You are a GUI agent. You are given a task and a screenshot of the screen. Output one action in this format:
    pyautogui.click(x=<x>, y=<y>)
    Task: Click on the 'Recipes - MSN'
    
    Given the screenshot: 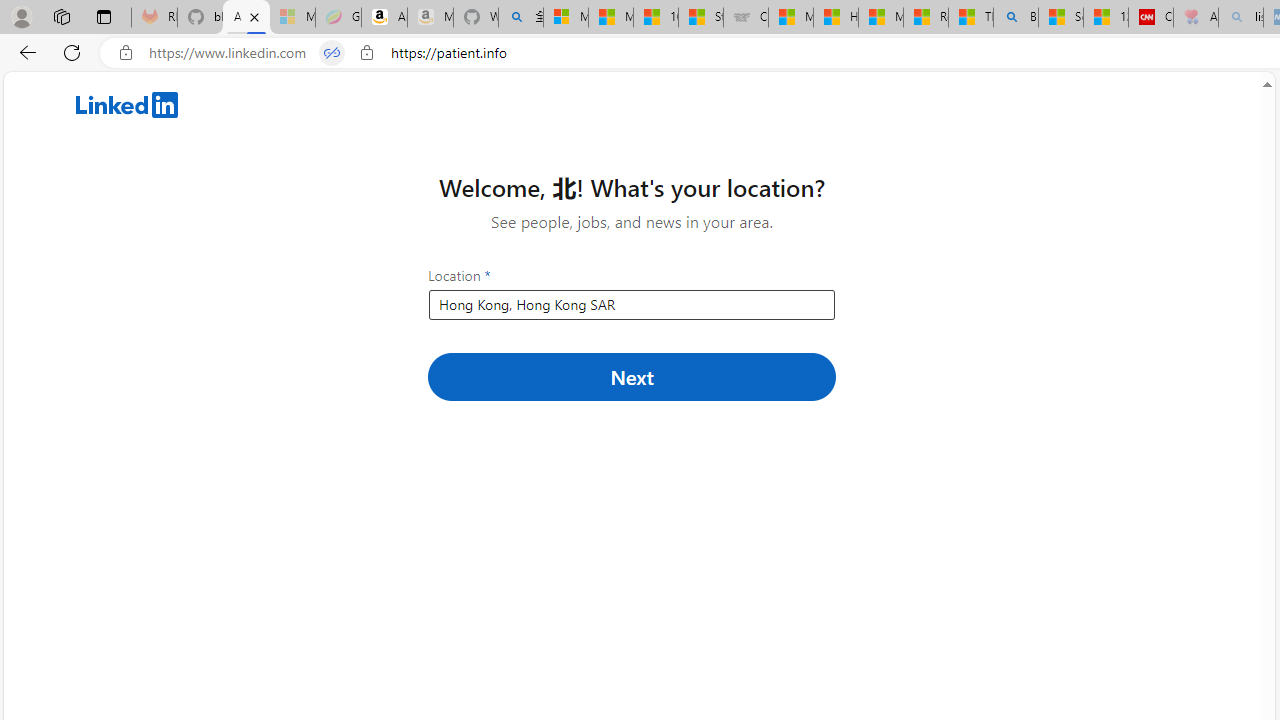 What is the action you would take?
    pyautogui.click(x=925, y=17)
    